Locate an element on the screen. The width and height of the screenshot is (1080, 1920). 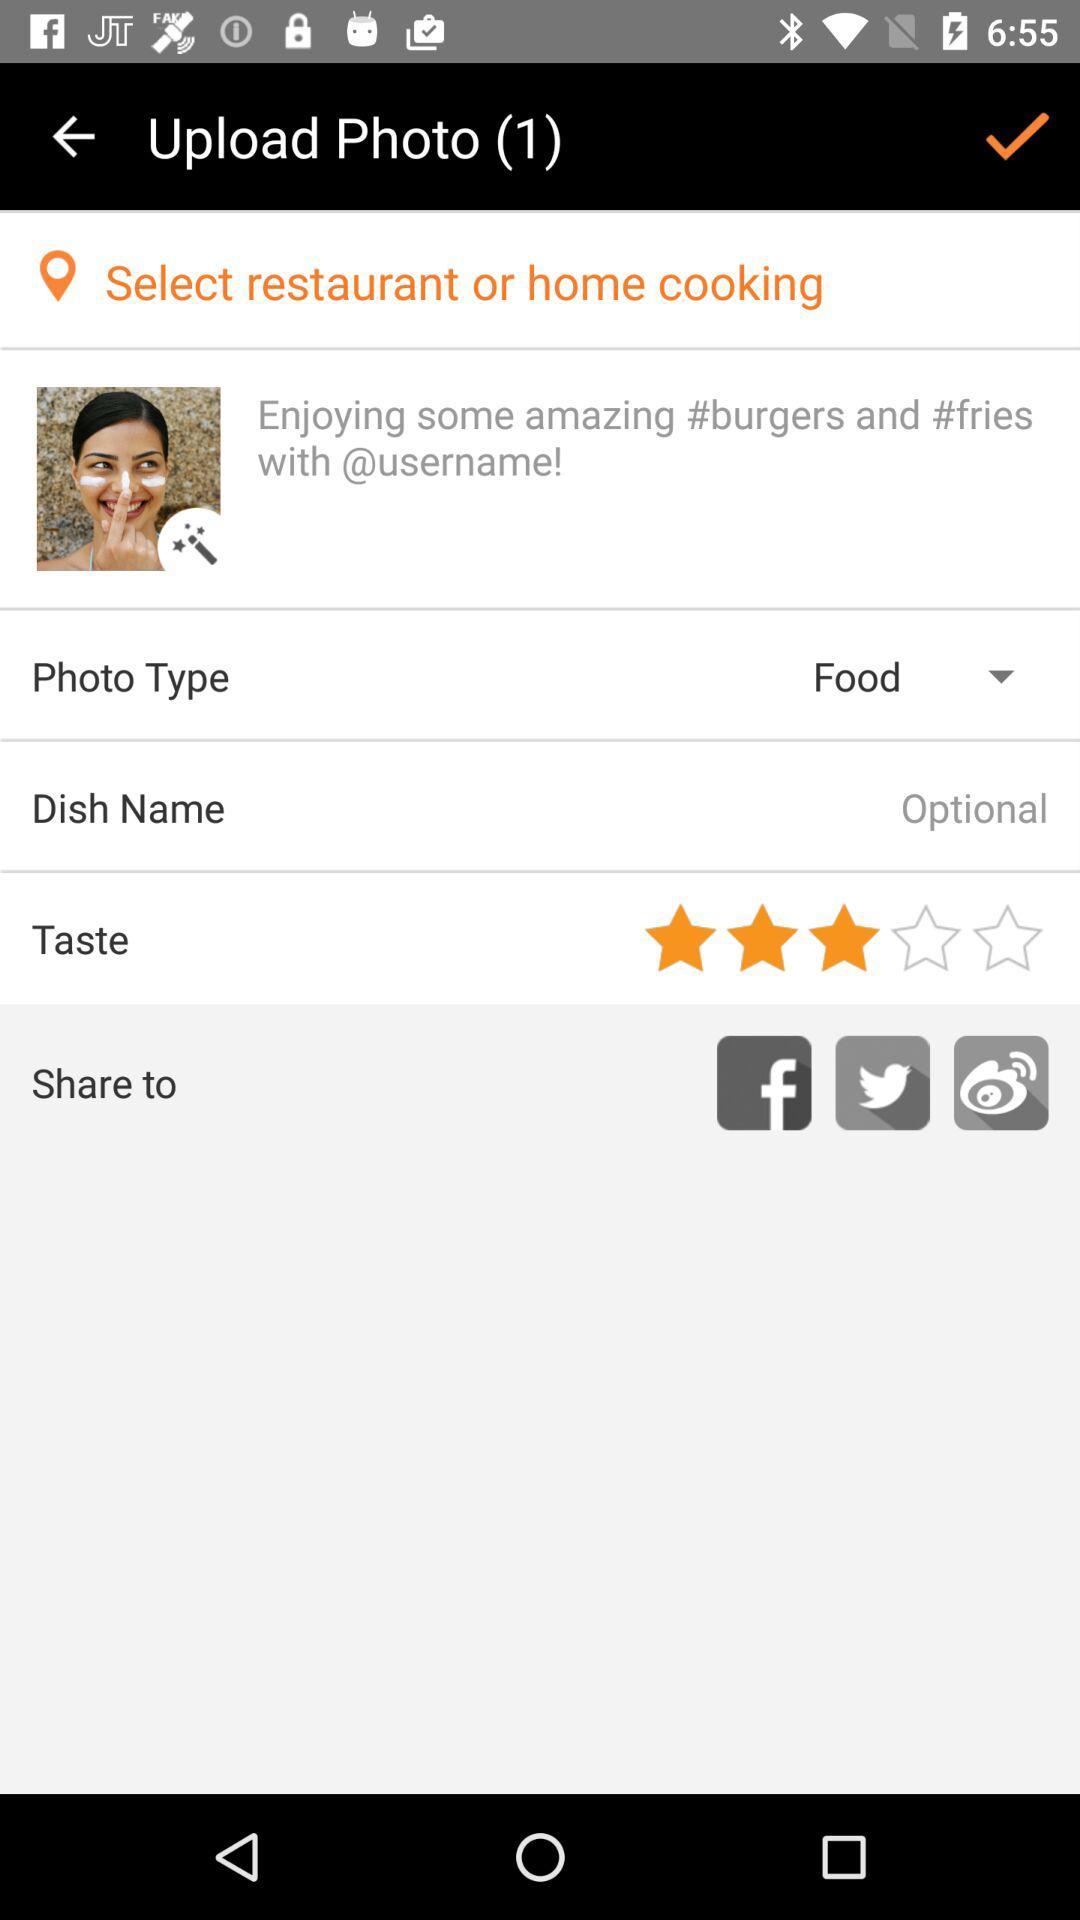
share to facebook is located at coordinates (764, 1082).